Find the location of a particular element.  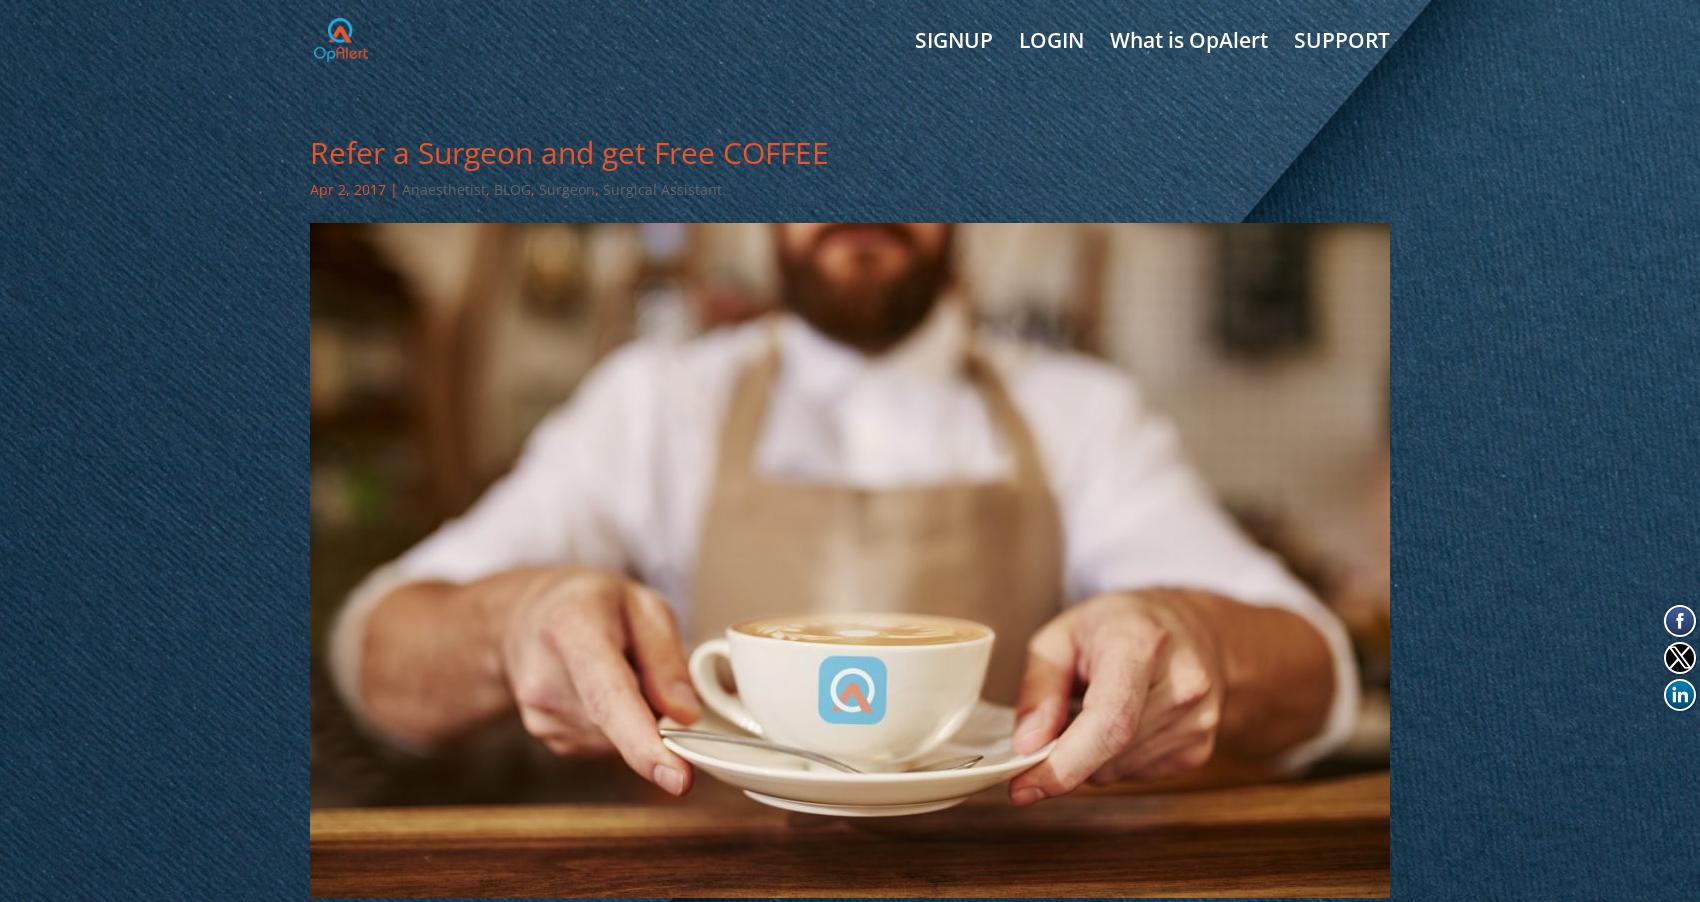

'Surgeon' is located at coordinates (565, 188).